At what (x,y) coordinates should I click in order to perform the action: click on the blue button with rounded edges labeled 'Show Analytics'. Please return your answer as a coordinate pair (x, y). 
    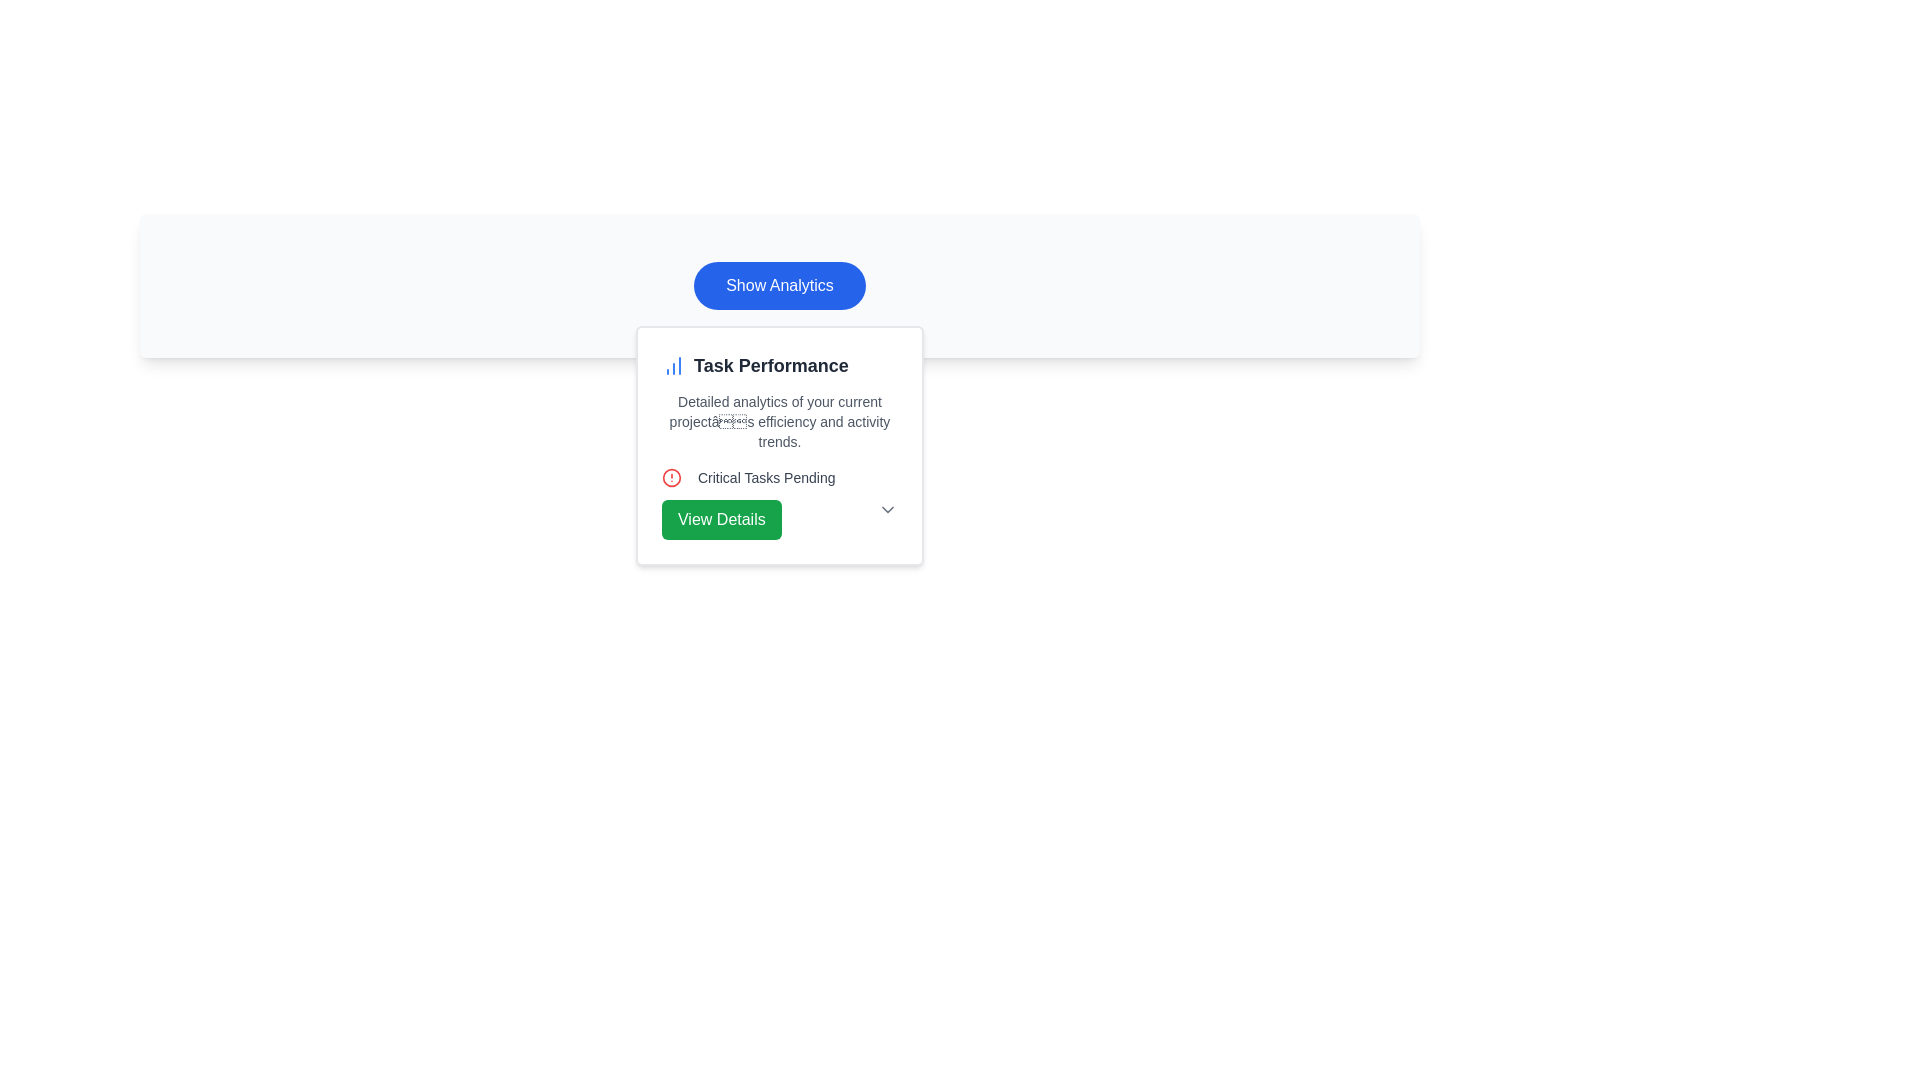
    Looking at the image, I should click on (778, 285).